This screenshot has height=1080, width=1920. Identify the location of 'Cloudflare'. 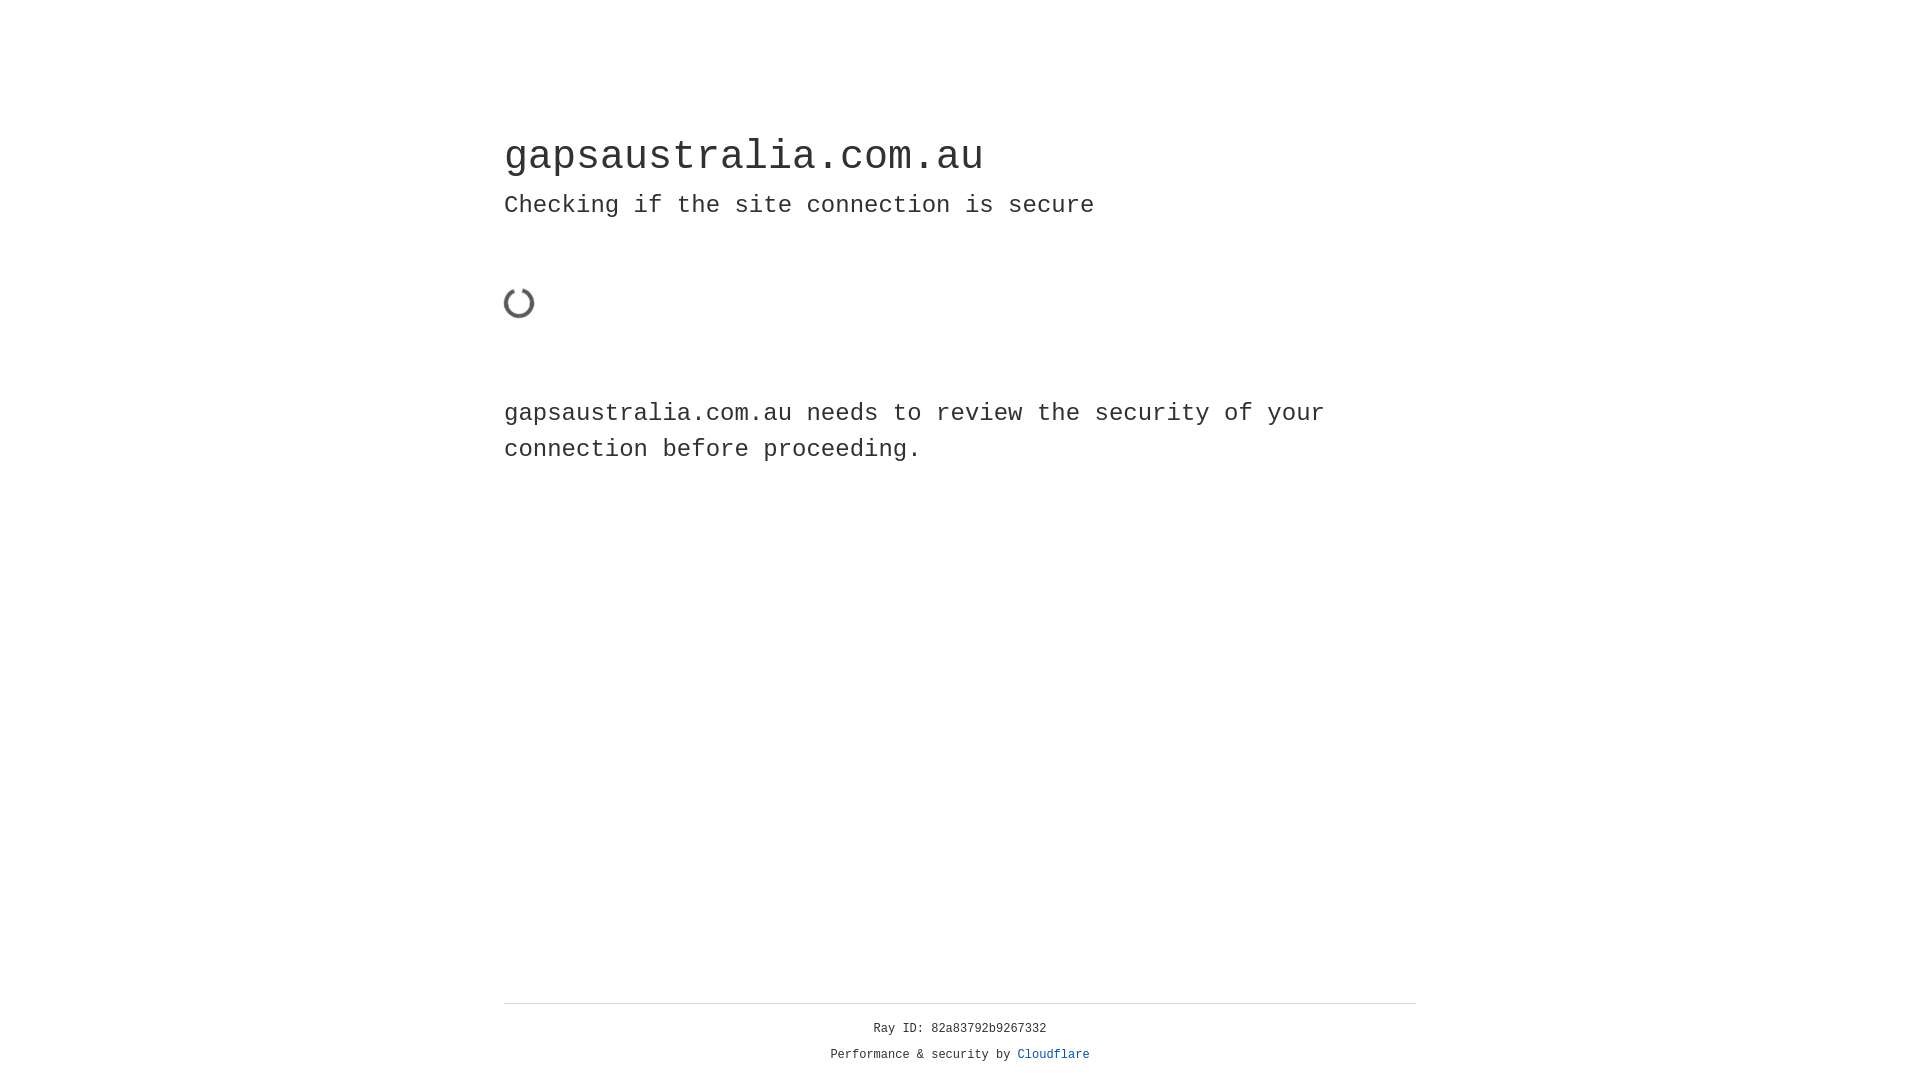
(1053, 1054).